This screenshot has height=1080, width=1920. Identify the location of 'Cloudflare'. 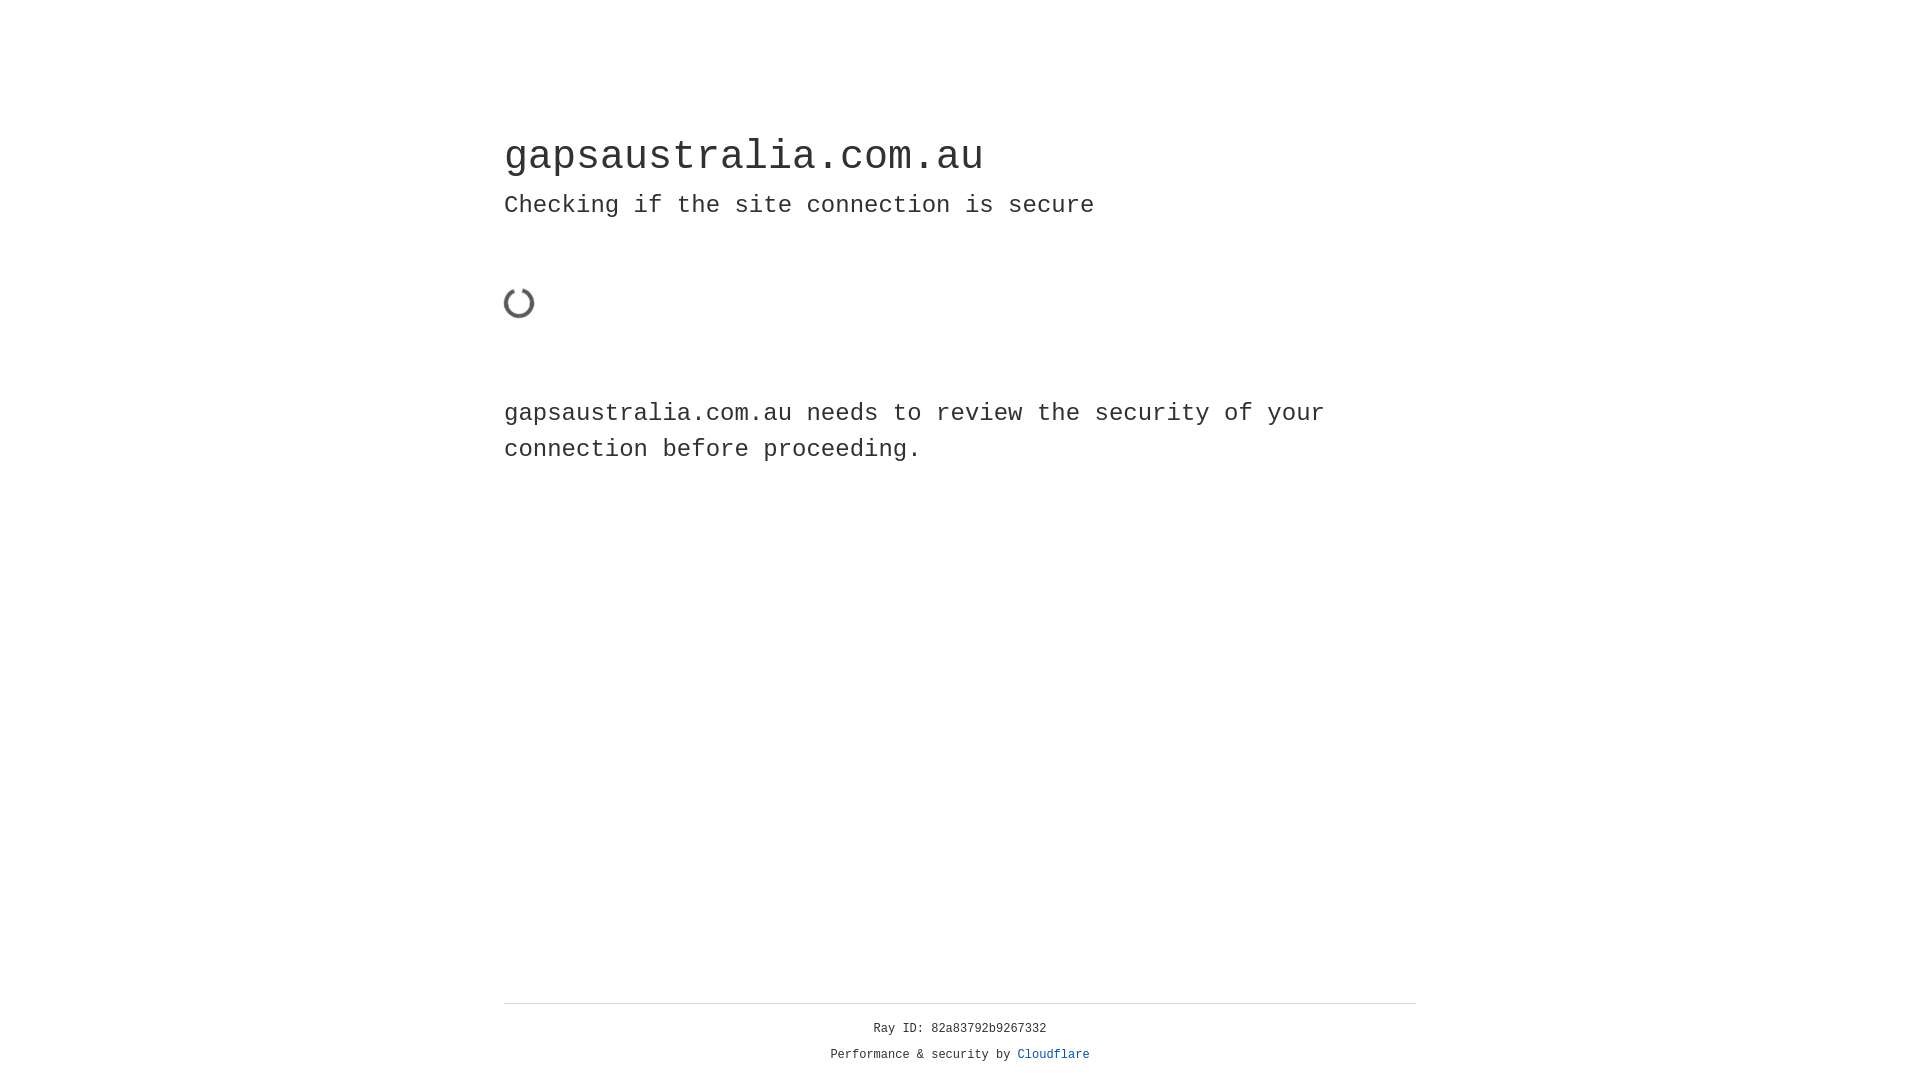
(1053, 1054).